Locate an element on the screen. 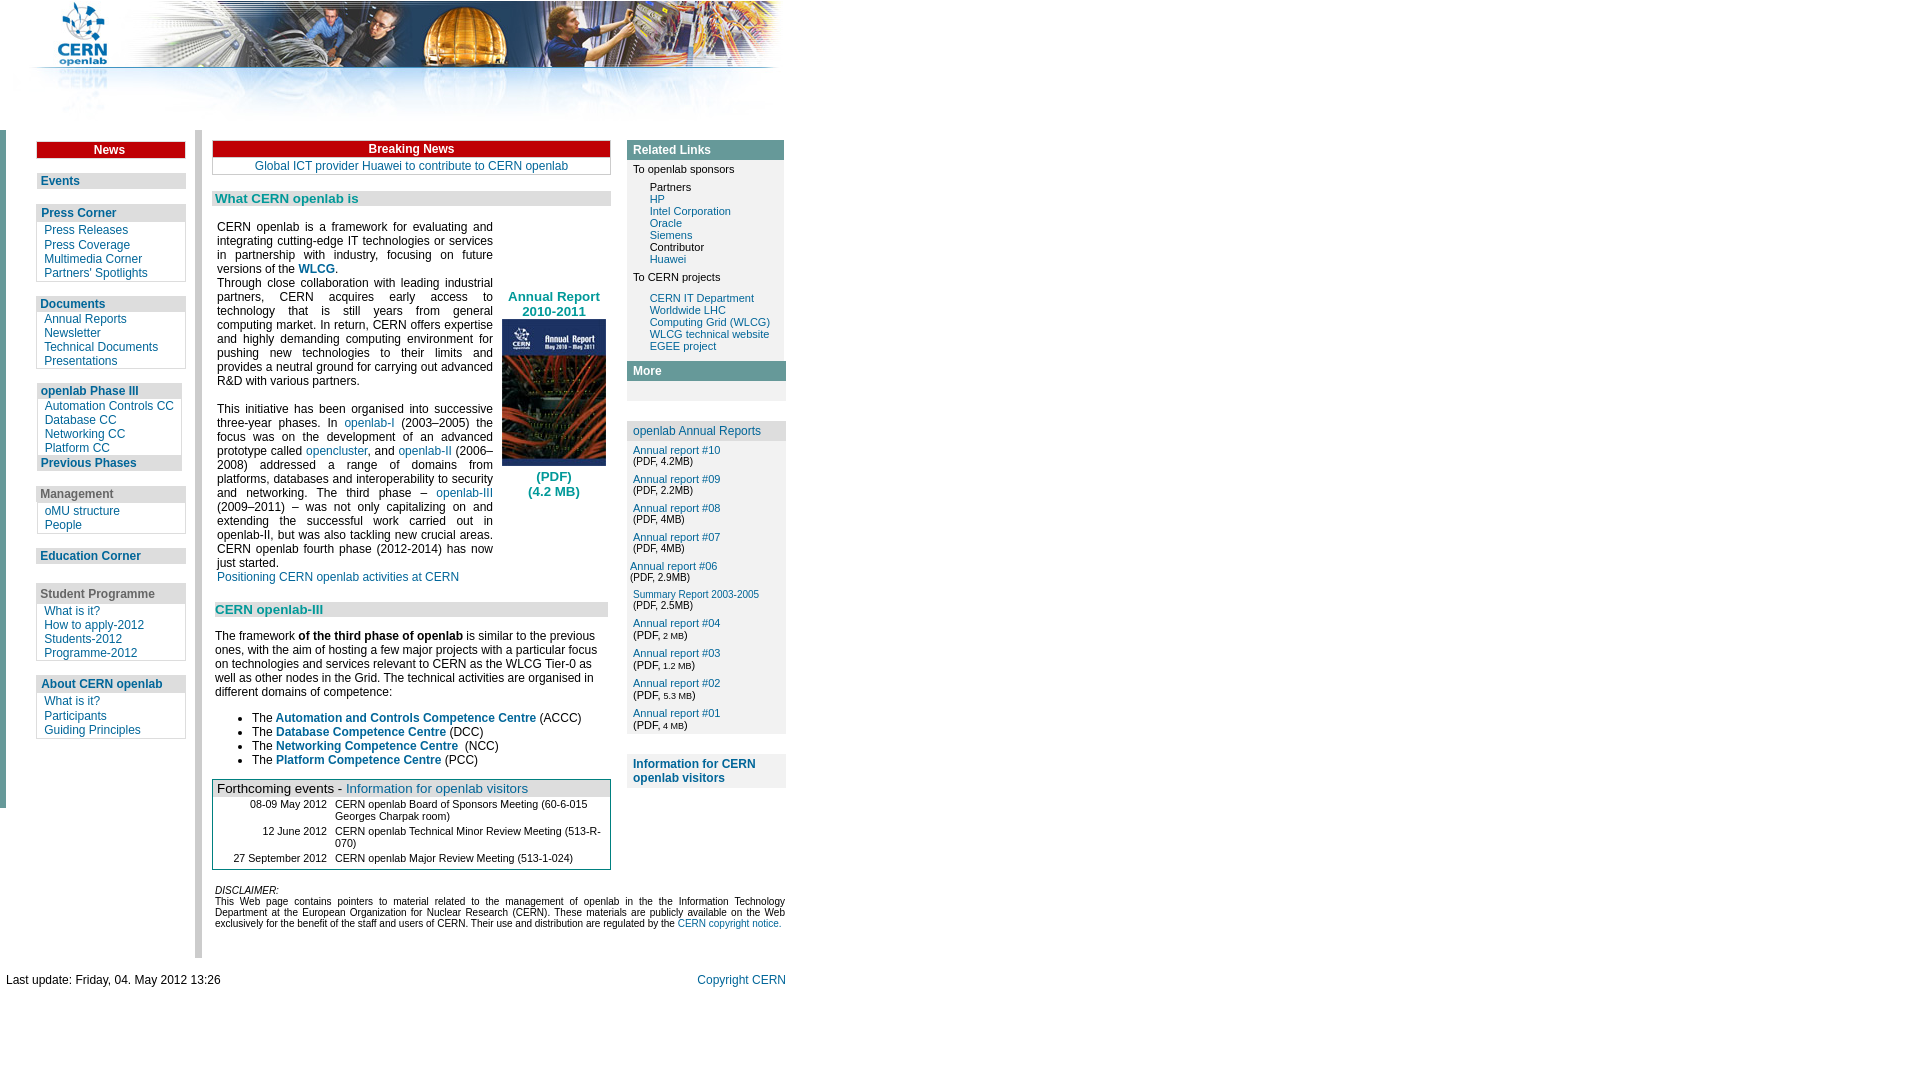 The image size is (1920, 1080). 'Automation and Controls Competence Centre' is located at coordinates (405, 716).